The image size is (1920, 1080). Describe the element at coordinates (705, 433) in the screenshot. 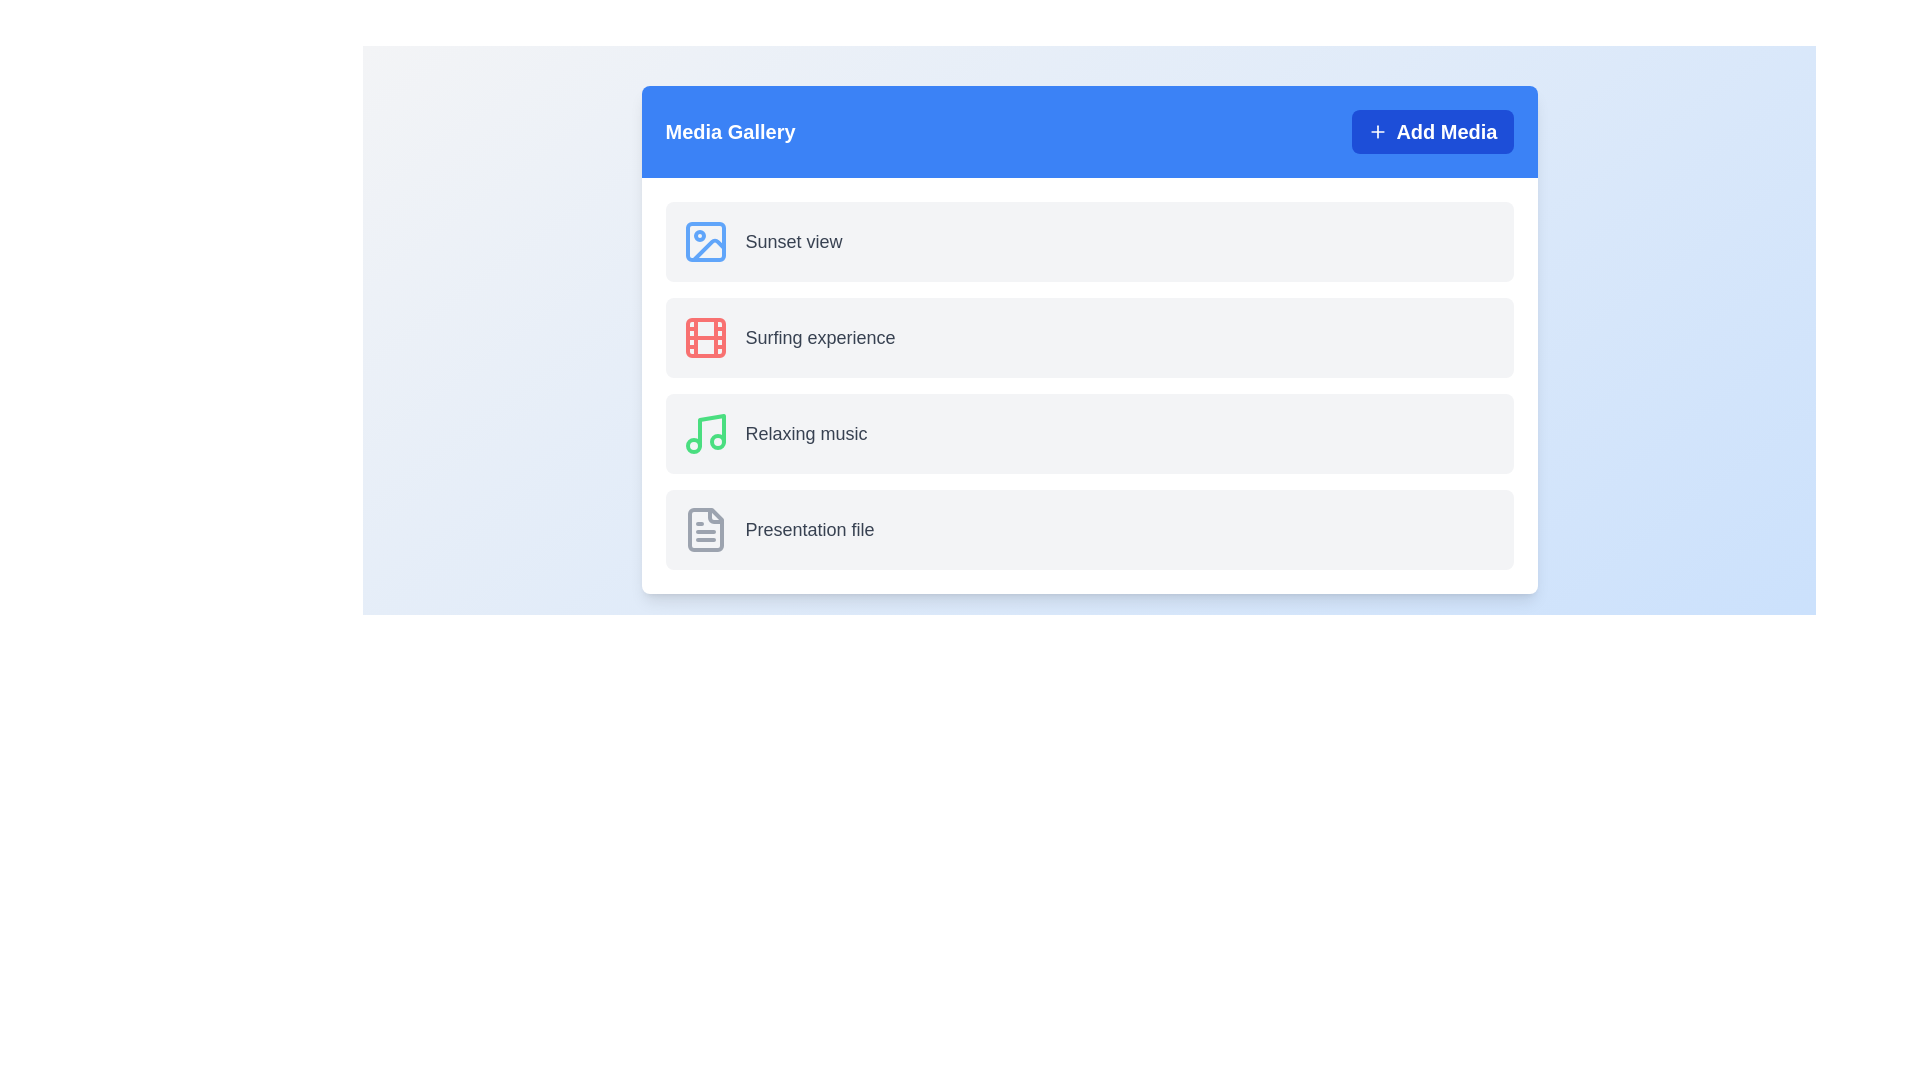

I see `the music-related icon located in the 'Relaxing music' list item, which is the first component to the left of the label in the Media Gallery section` at that location.